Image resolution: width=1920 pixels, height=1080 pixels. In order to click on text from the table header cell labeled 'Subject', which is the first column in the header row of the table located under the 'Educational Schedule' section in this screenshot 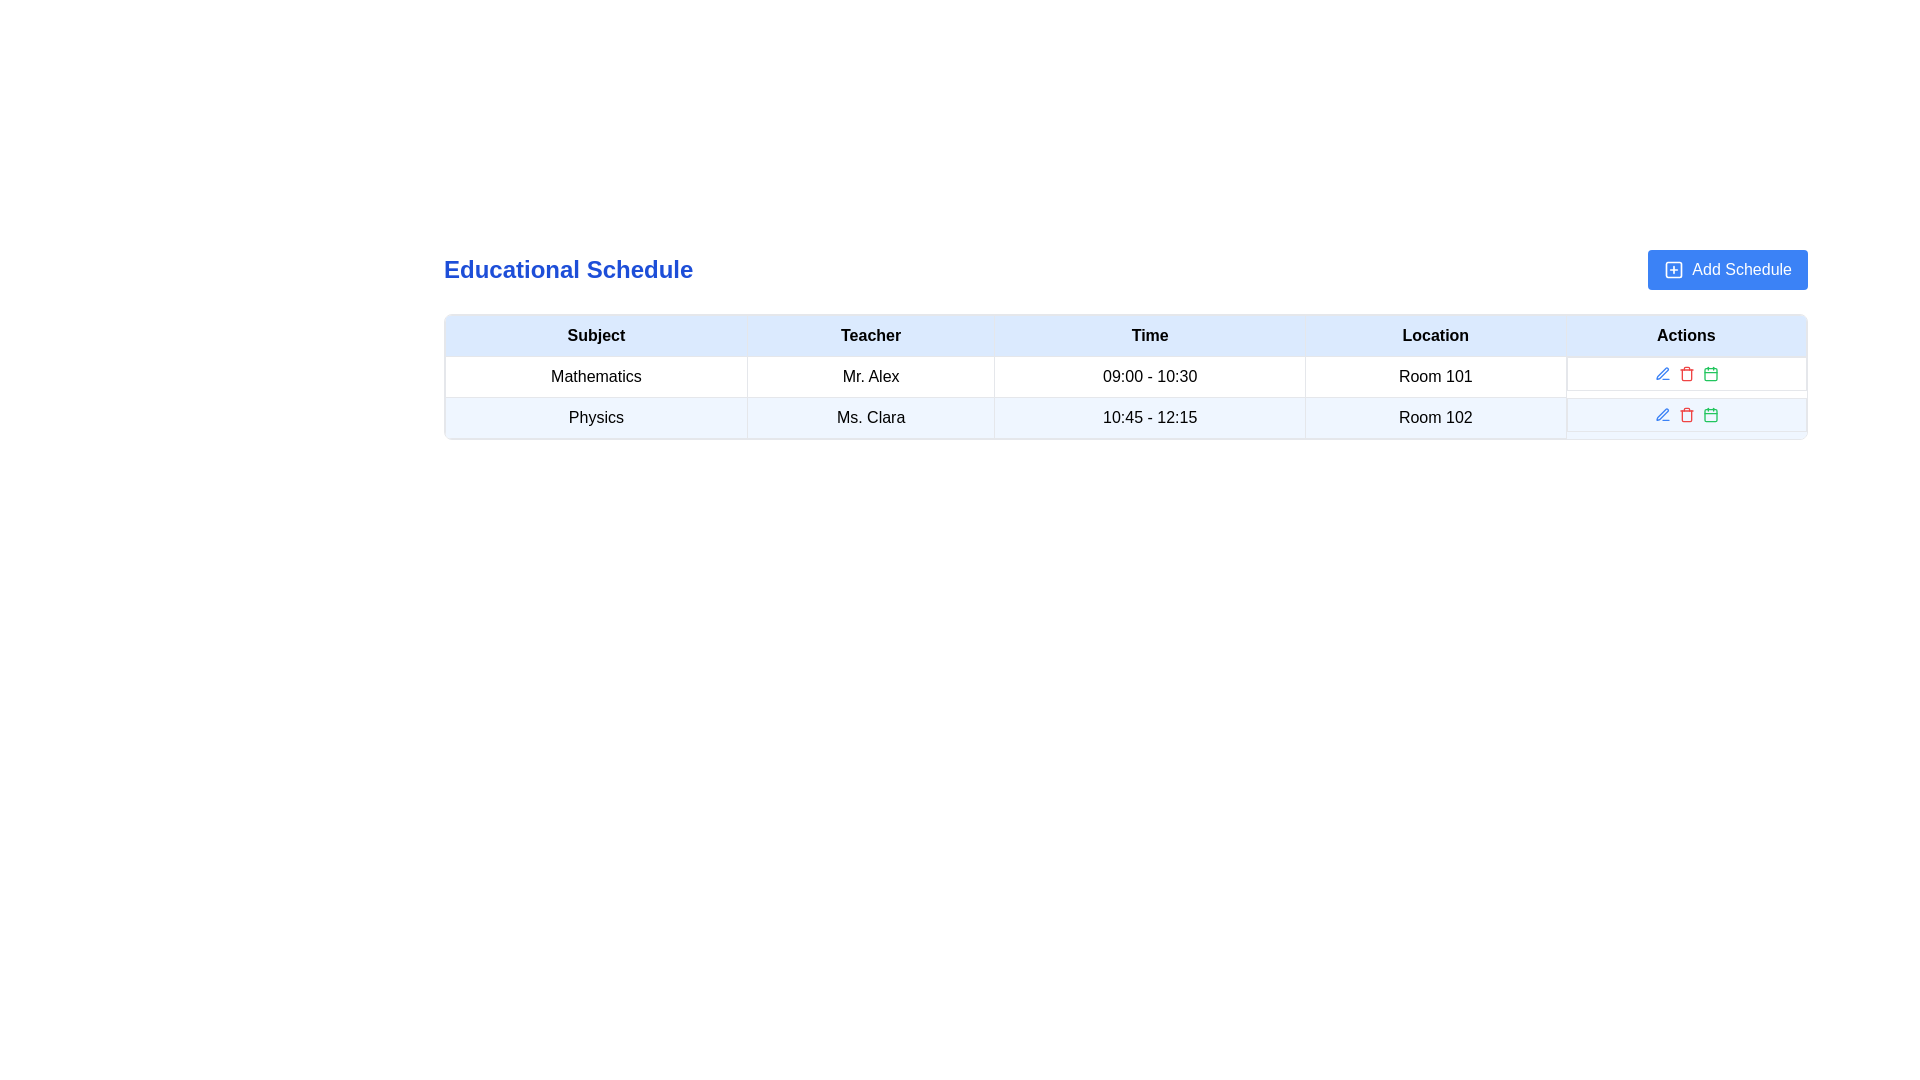, I will do `click(595, 334)`.